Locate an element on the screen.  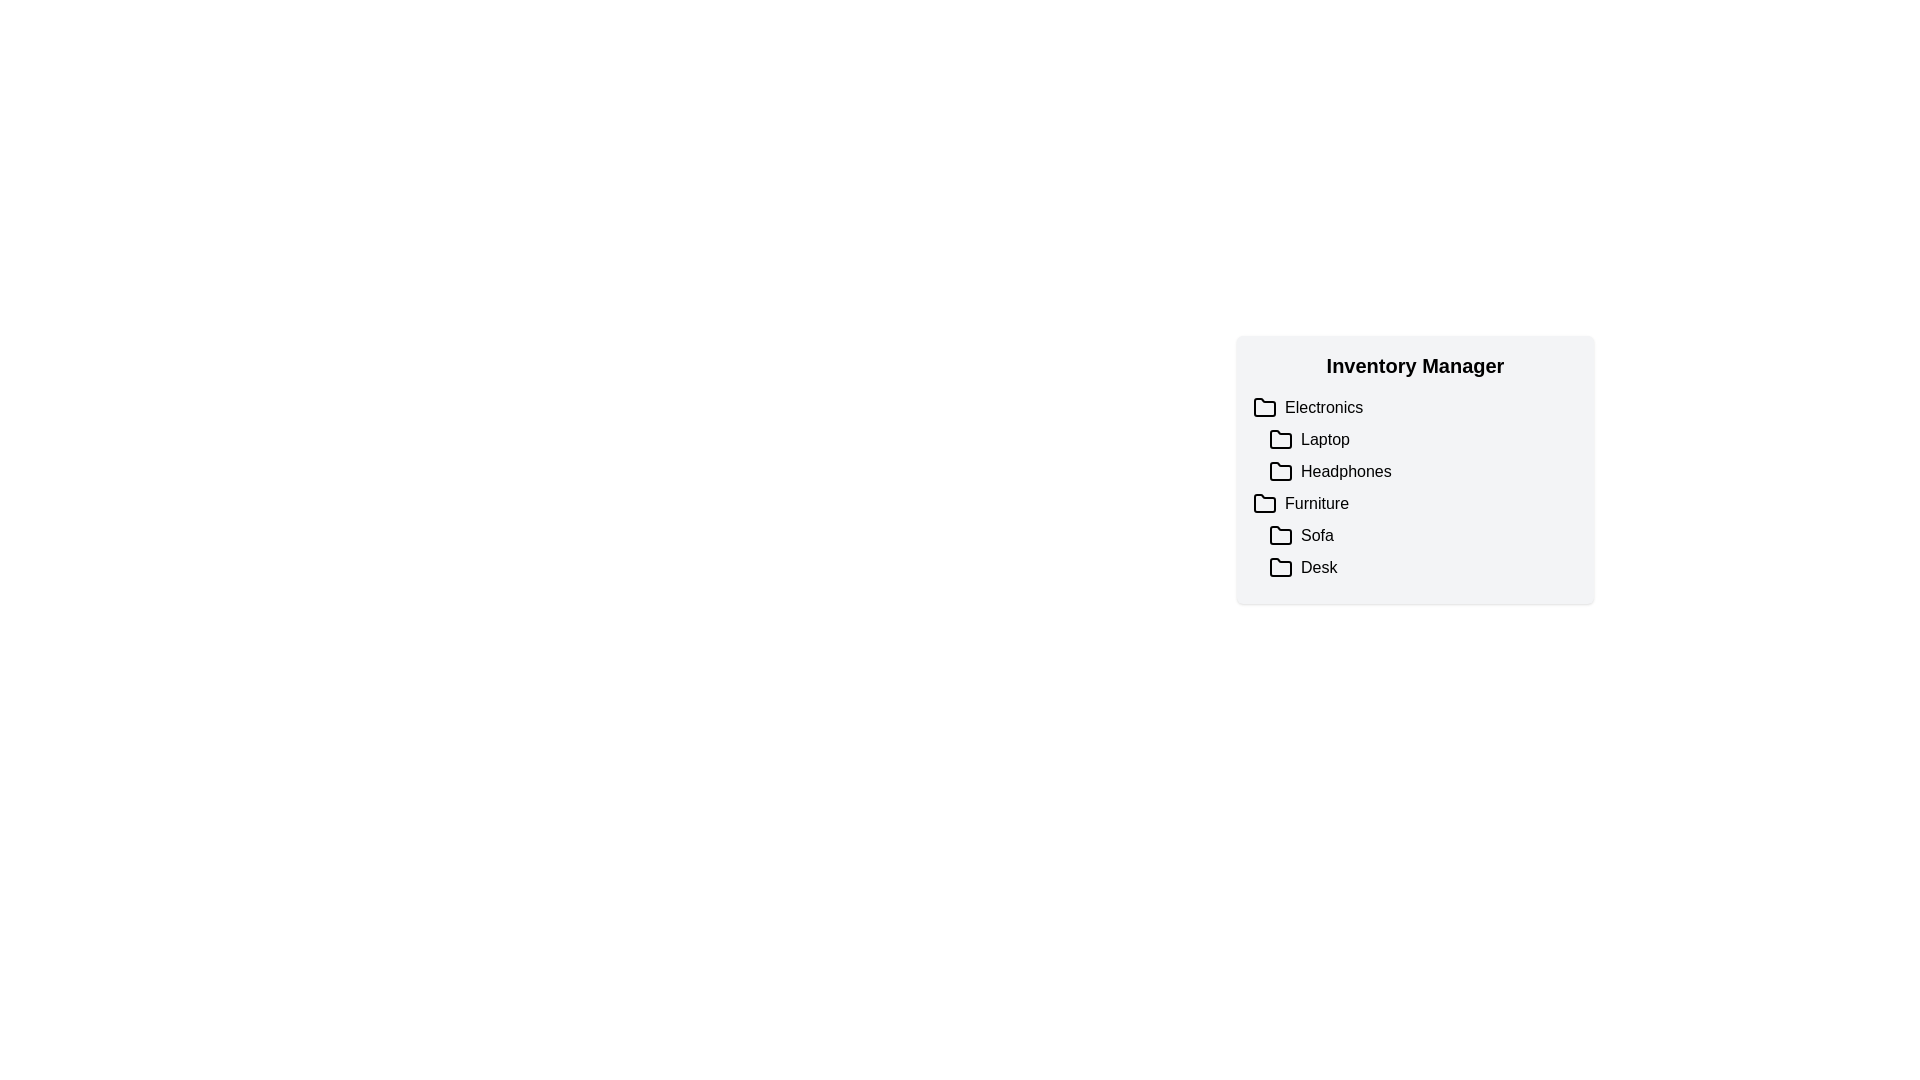
the 'Headphones' text label, which is the third item under 'Electronics' in the 'Inventory Manager' section is located at coordinates (1346, 471).